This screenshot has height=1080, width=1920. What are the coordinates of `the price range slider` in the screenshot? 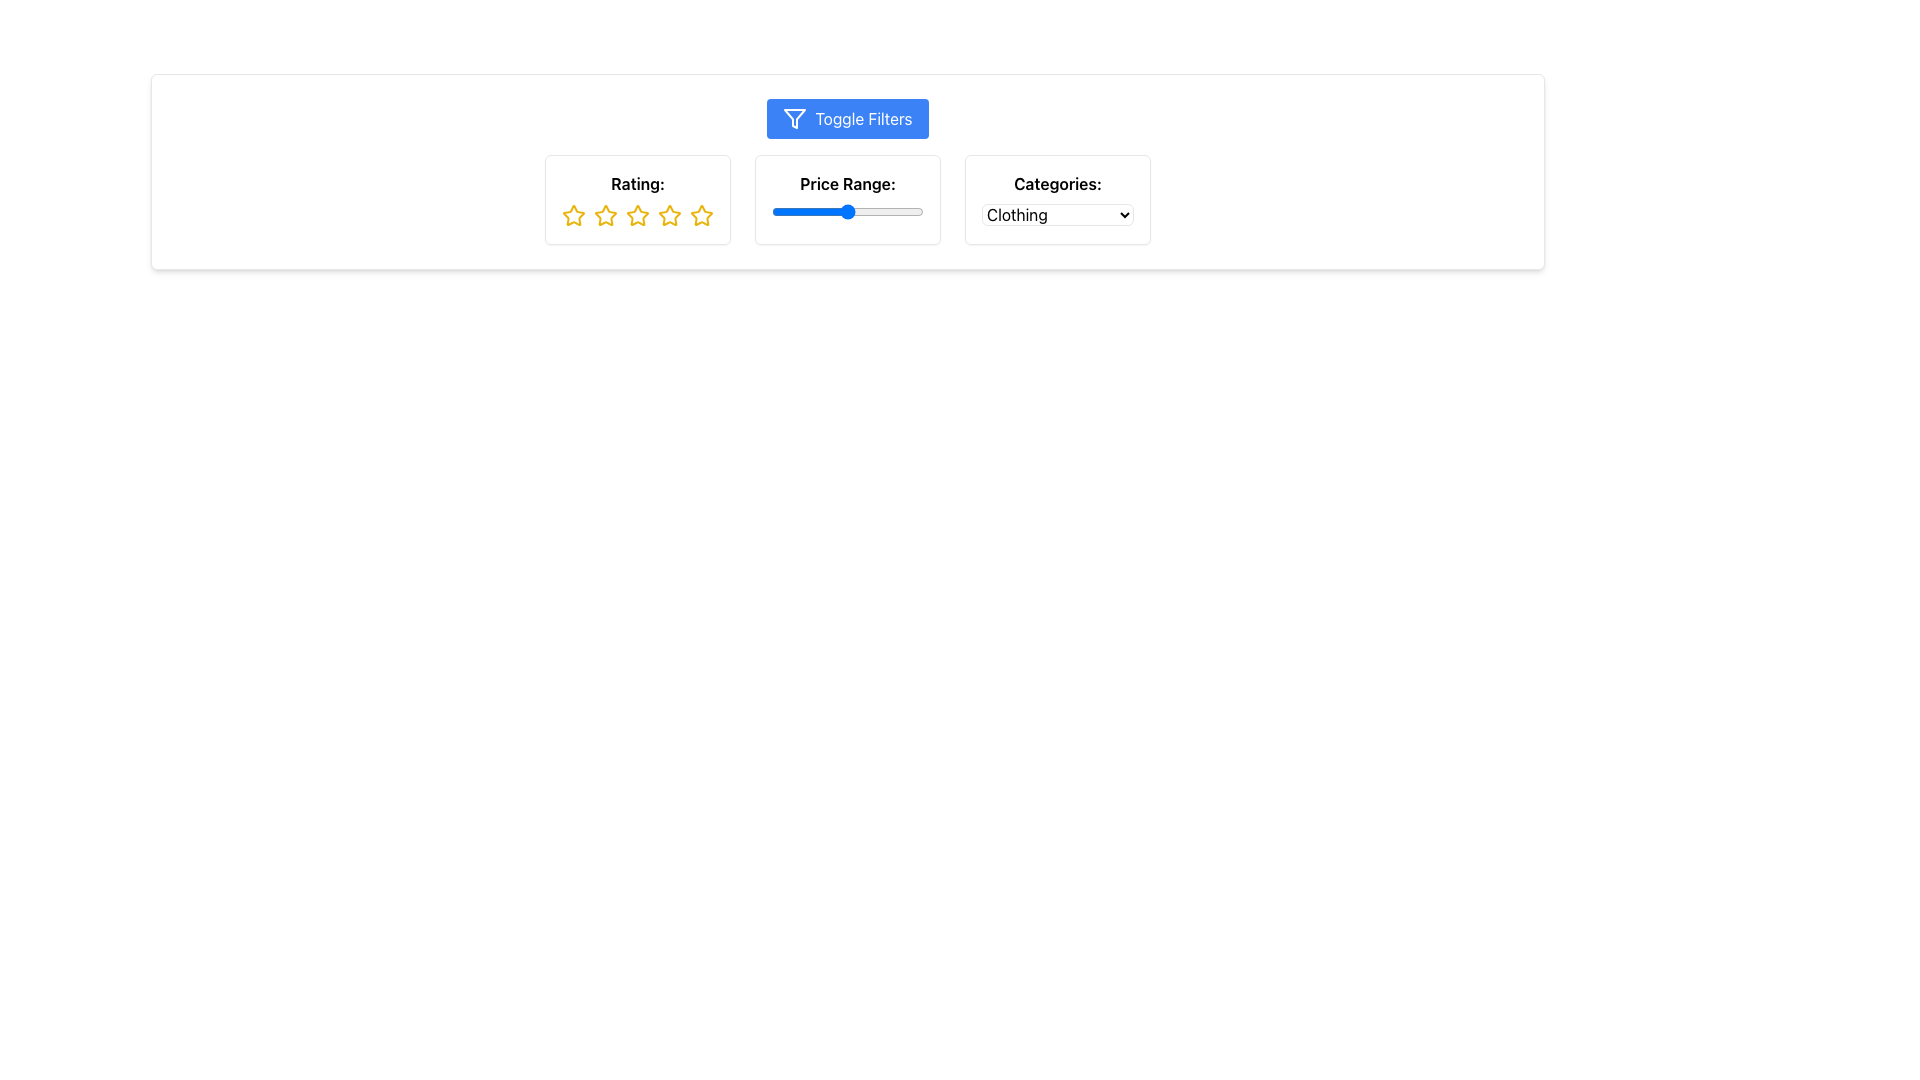 It's located at (915, 212).